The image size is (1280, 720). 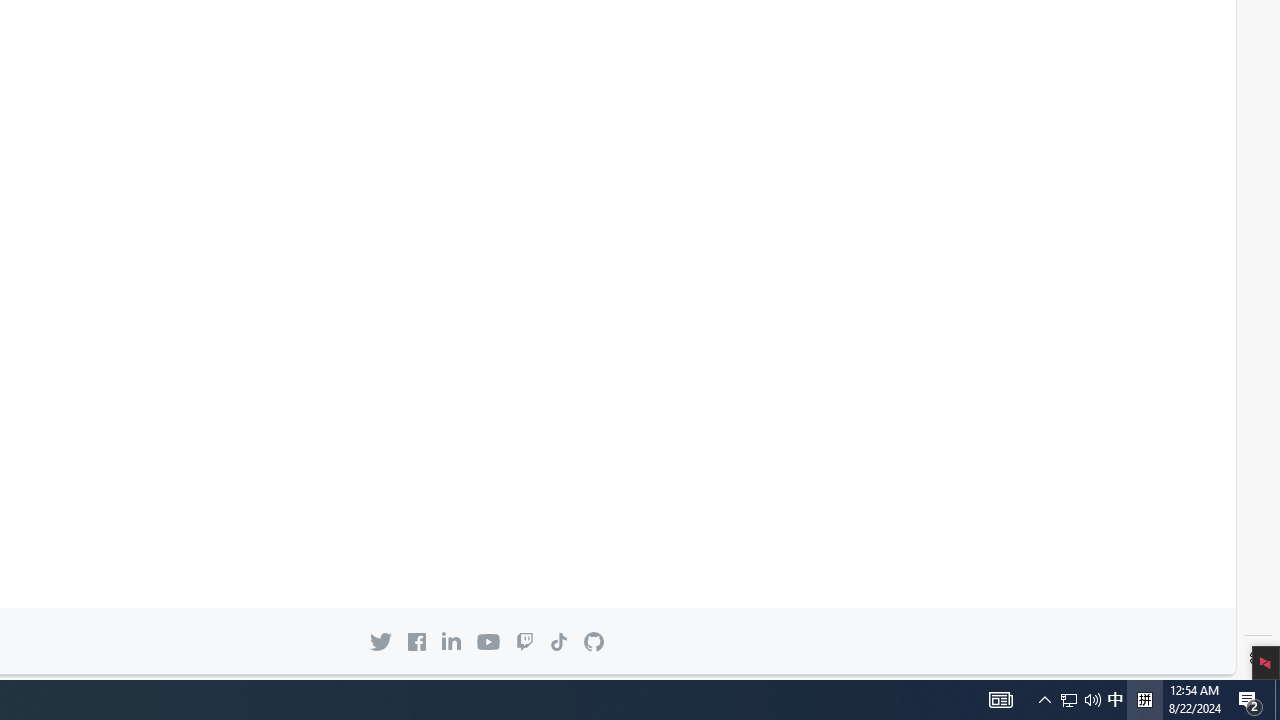 What do you see at coordinates (488, 642) in the screenshot?
I see `'YouTube icon GitHub on YouTube'` at bounding box center [488, 642].